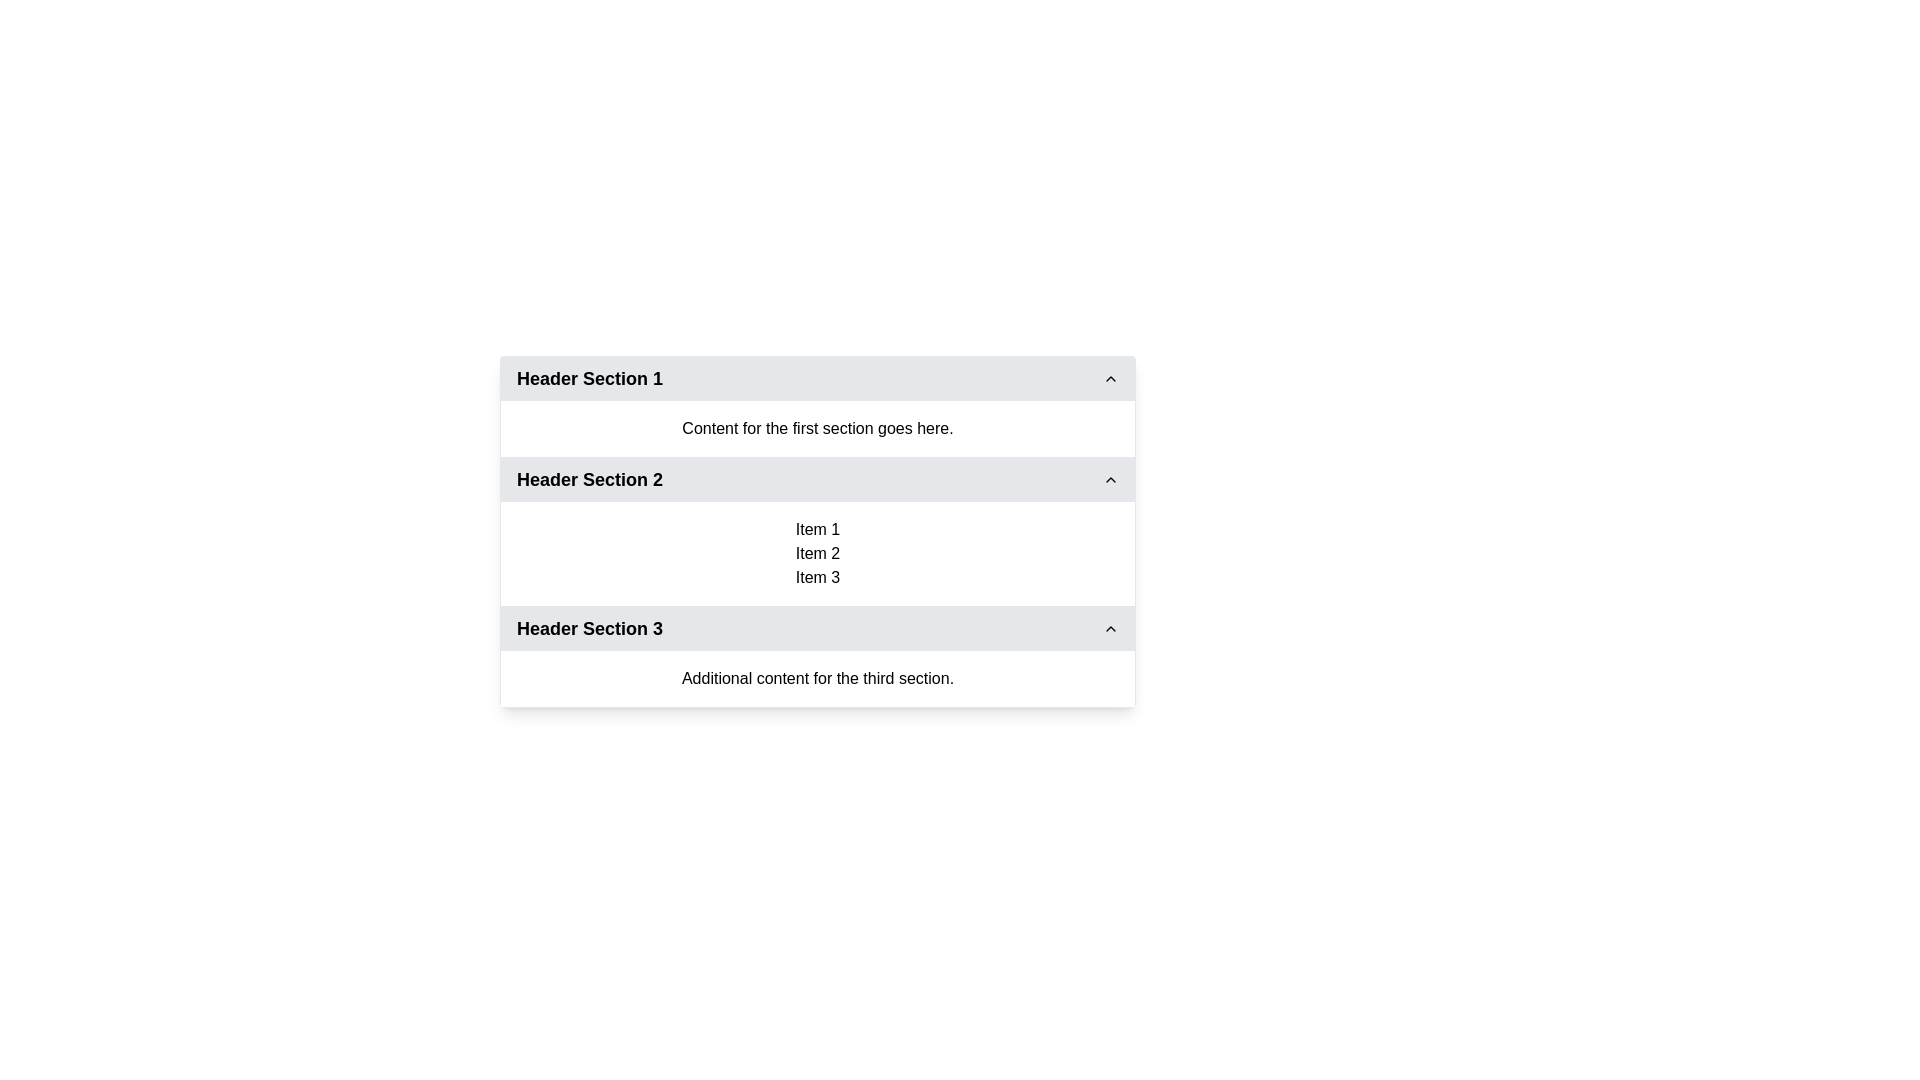 This screenshot has height=1080, width=1920. What do you see at coordinates (817, 627) in the screenshot?
I see `the Toggle header labeled 'Header Section 3', which has a light gray background and a chevron-up arrow icon` at bounding box center [817, 627].